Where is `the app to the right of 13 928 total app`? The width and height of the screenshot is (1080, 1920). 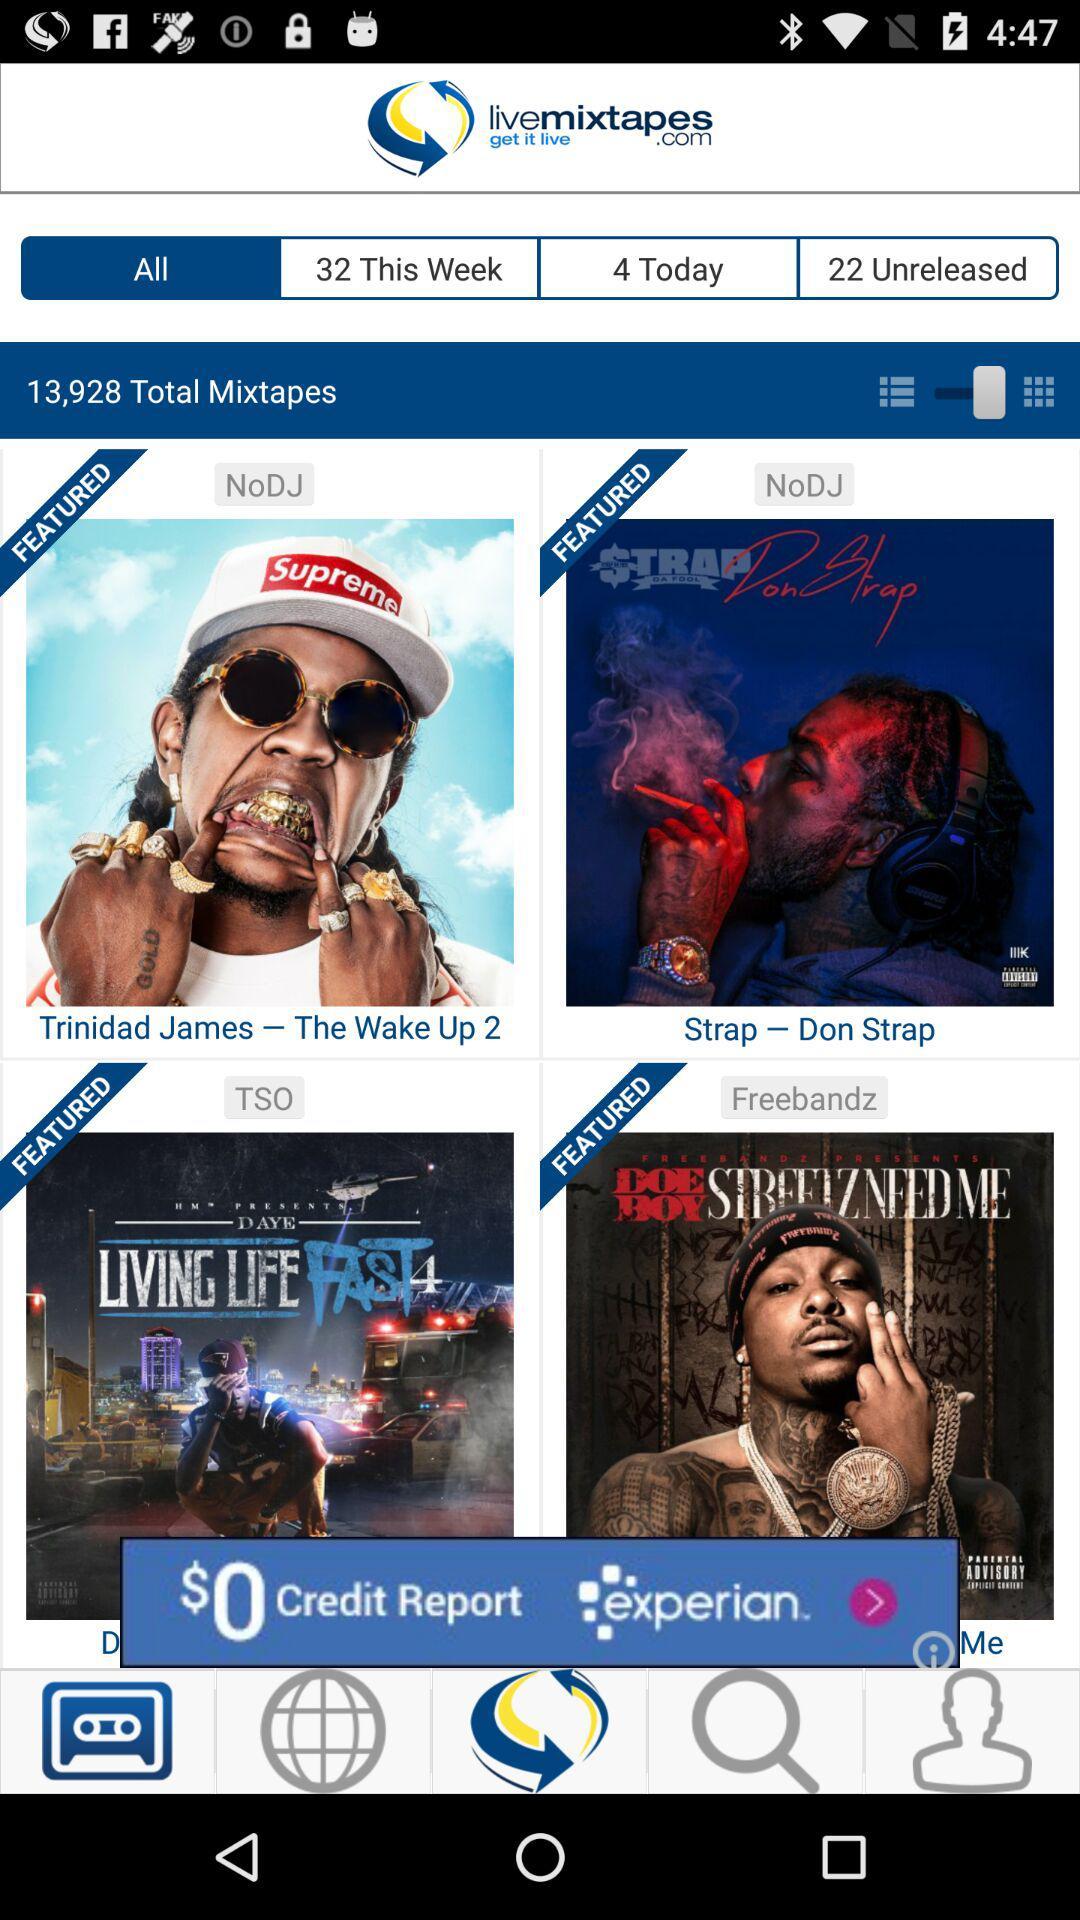
the app to the right of 13 928 total app is located at coordinates (965, 388).